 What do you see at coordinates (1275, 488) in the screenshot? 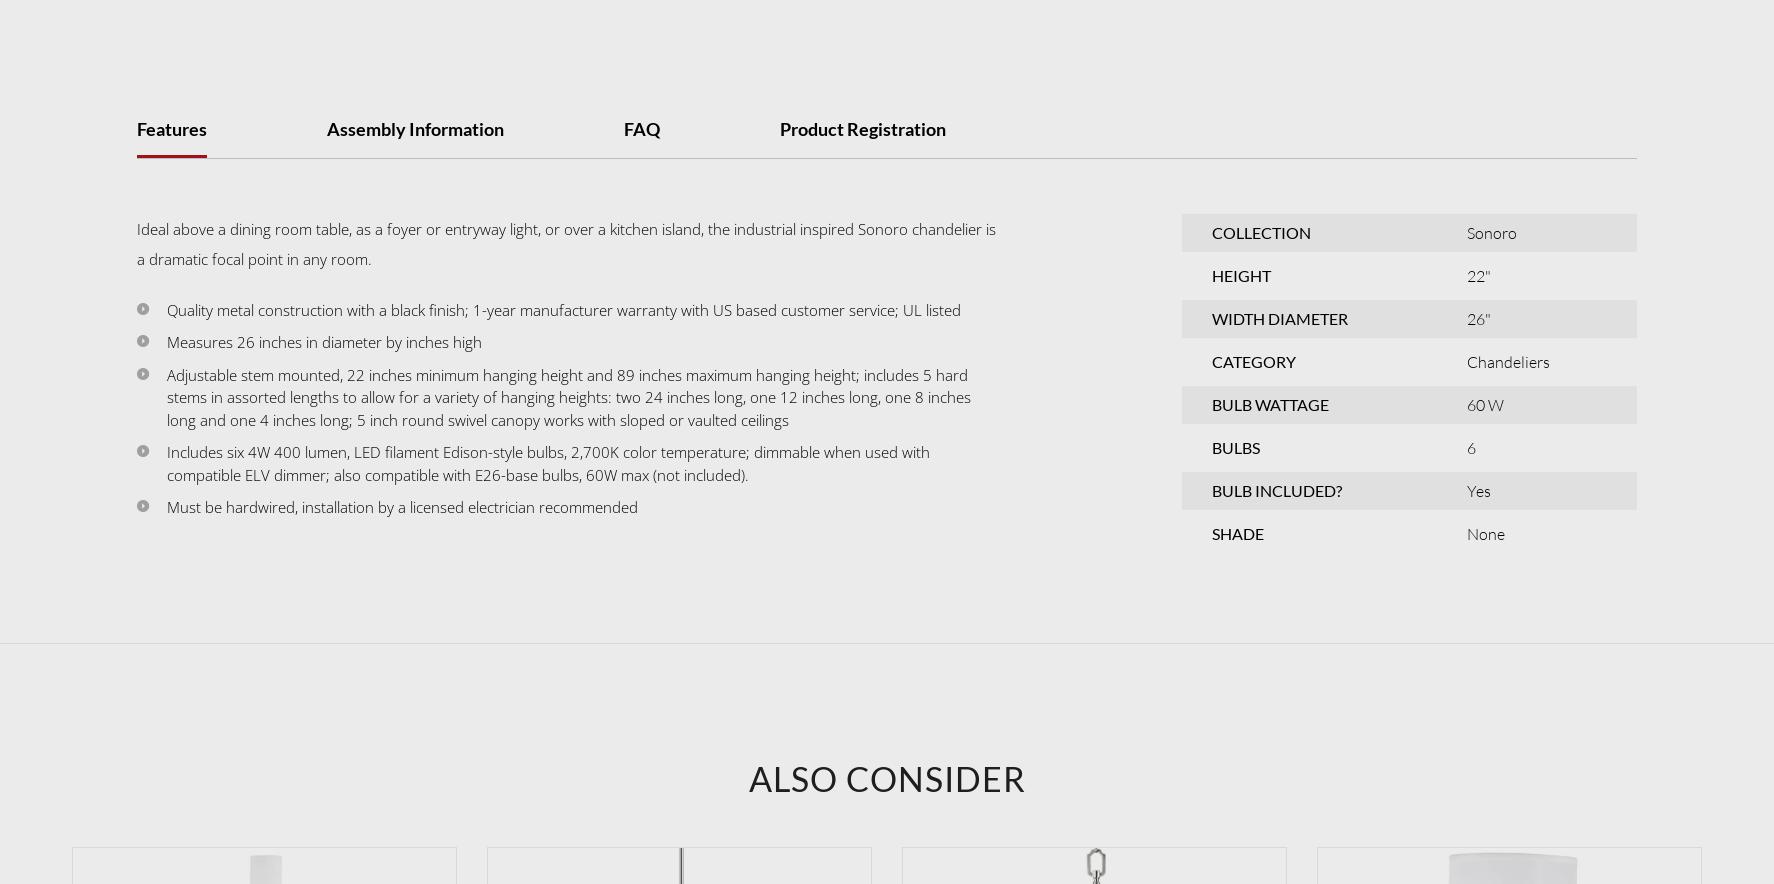
I see `'Bulb included?'` at bounding box center [1275, 488].